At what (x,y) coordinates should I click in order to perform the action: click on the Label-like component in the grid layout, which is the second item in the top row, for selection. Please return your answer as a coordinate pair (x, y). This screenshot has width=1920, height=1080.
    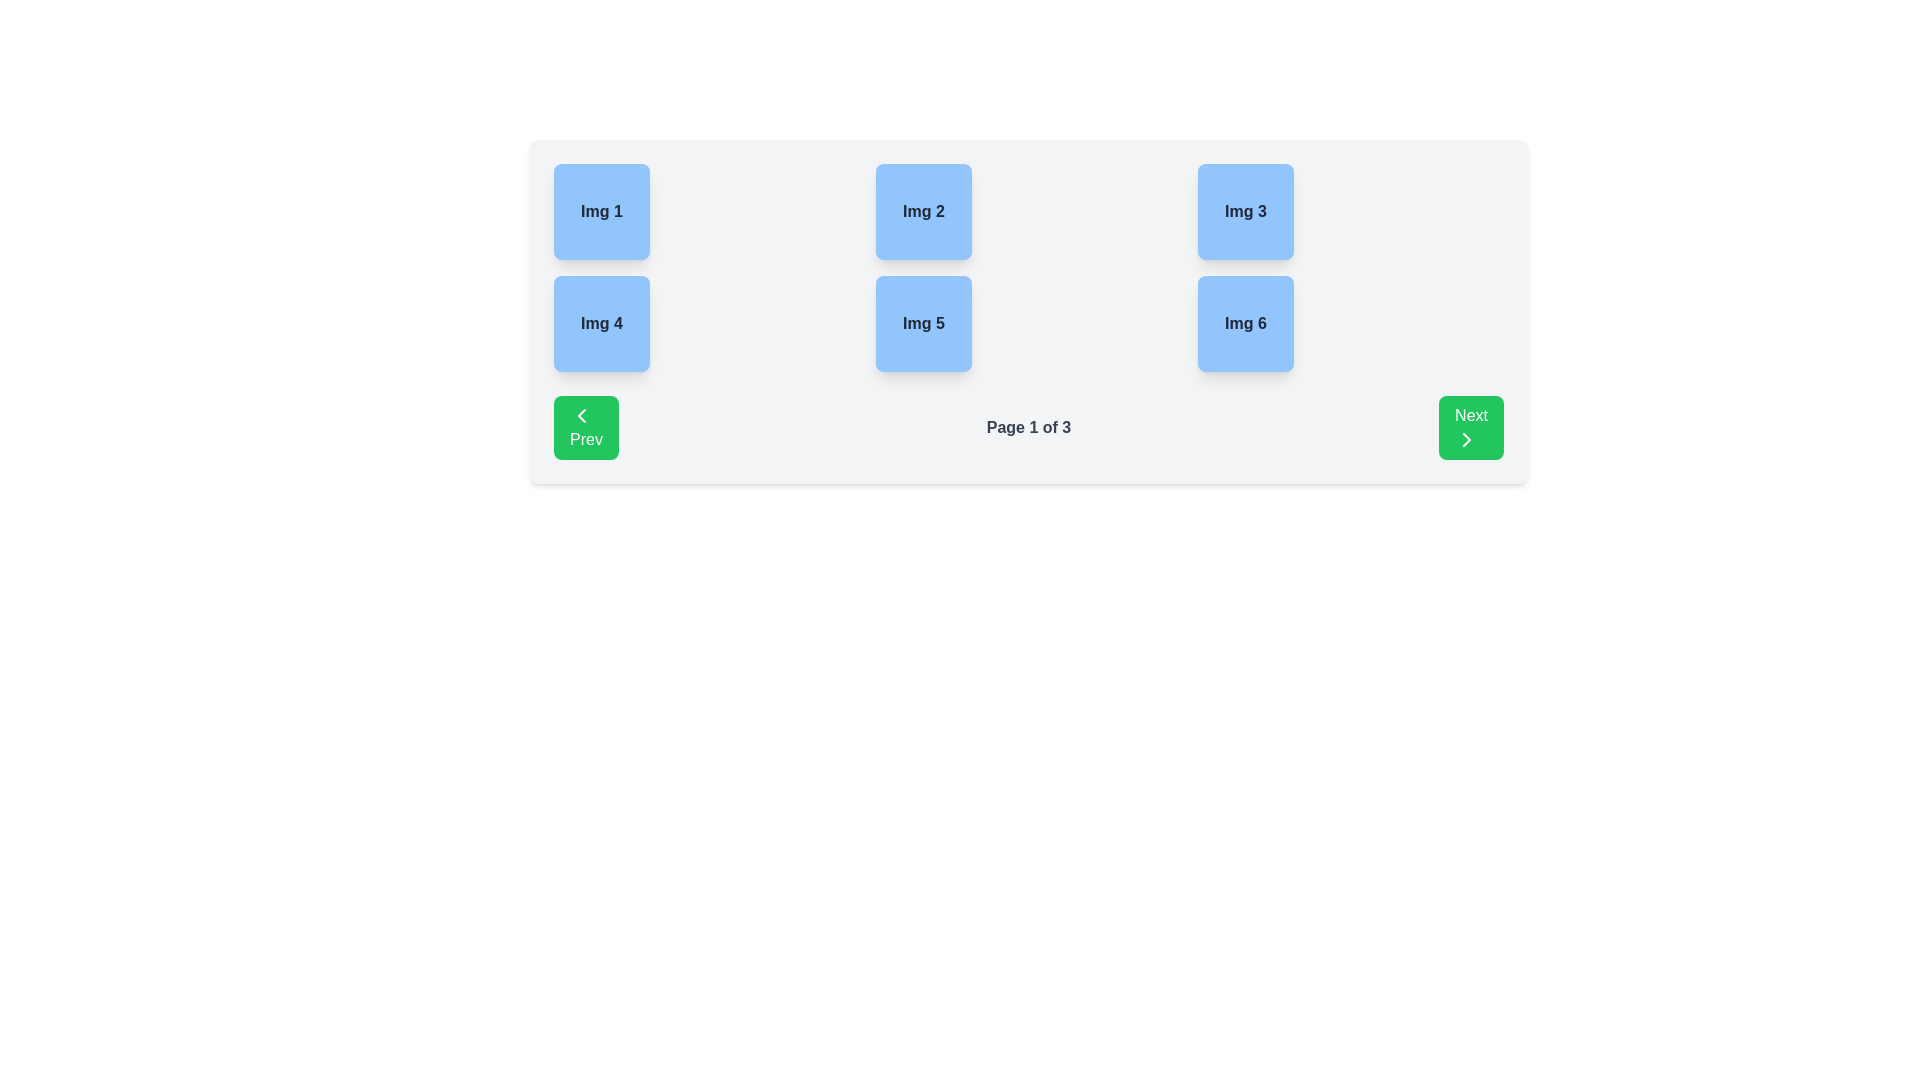
    Looking at the image, I should click on (923, 212).